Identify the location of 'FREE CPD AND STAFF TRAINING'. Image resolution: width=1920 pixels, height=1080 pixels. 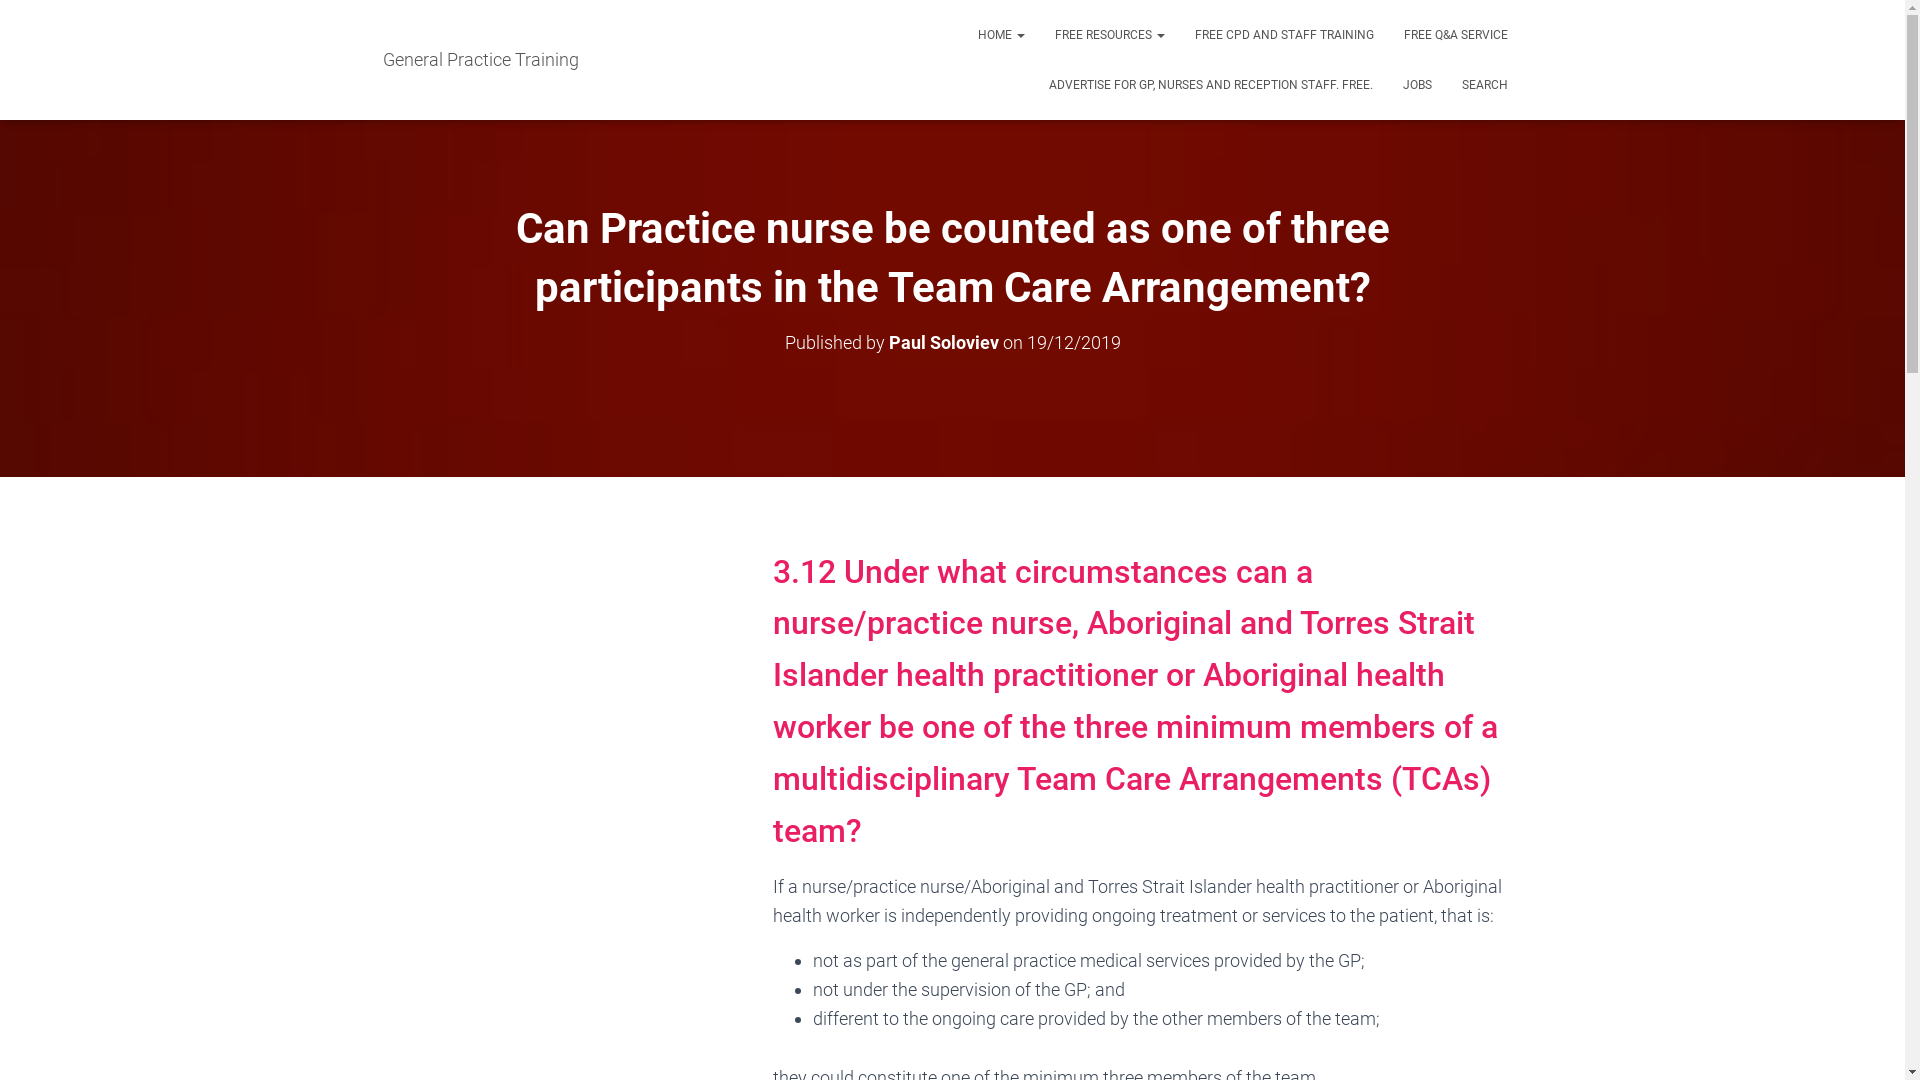
(1284, 34).